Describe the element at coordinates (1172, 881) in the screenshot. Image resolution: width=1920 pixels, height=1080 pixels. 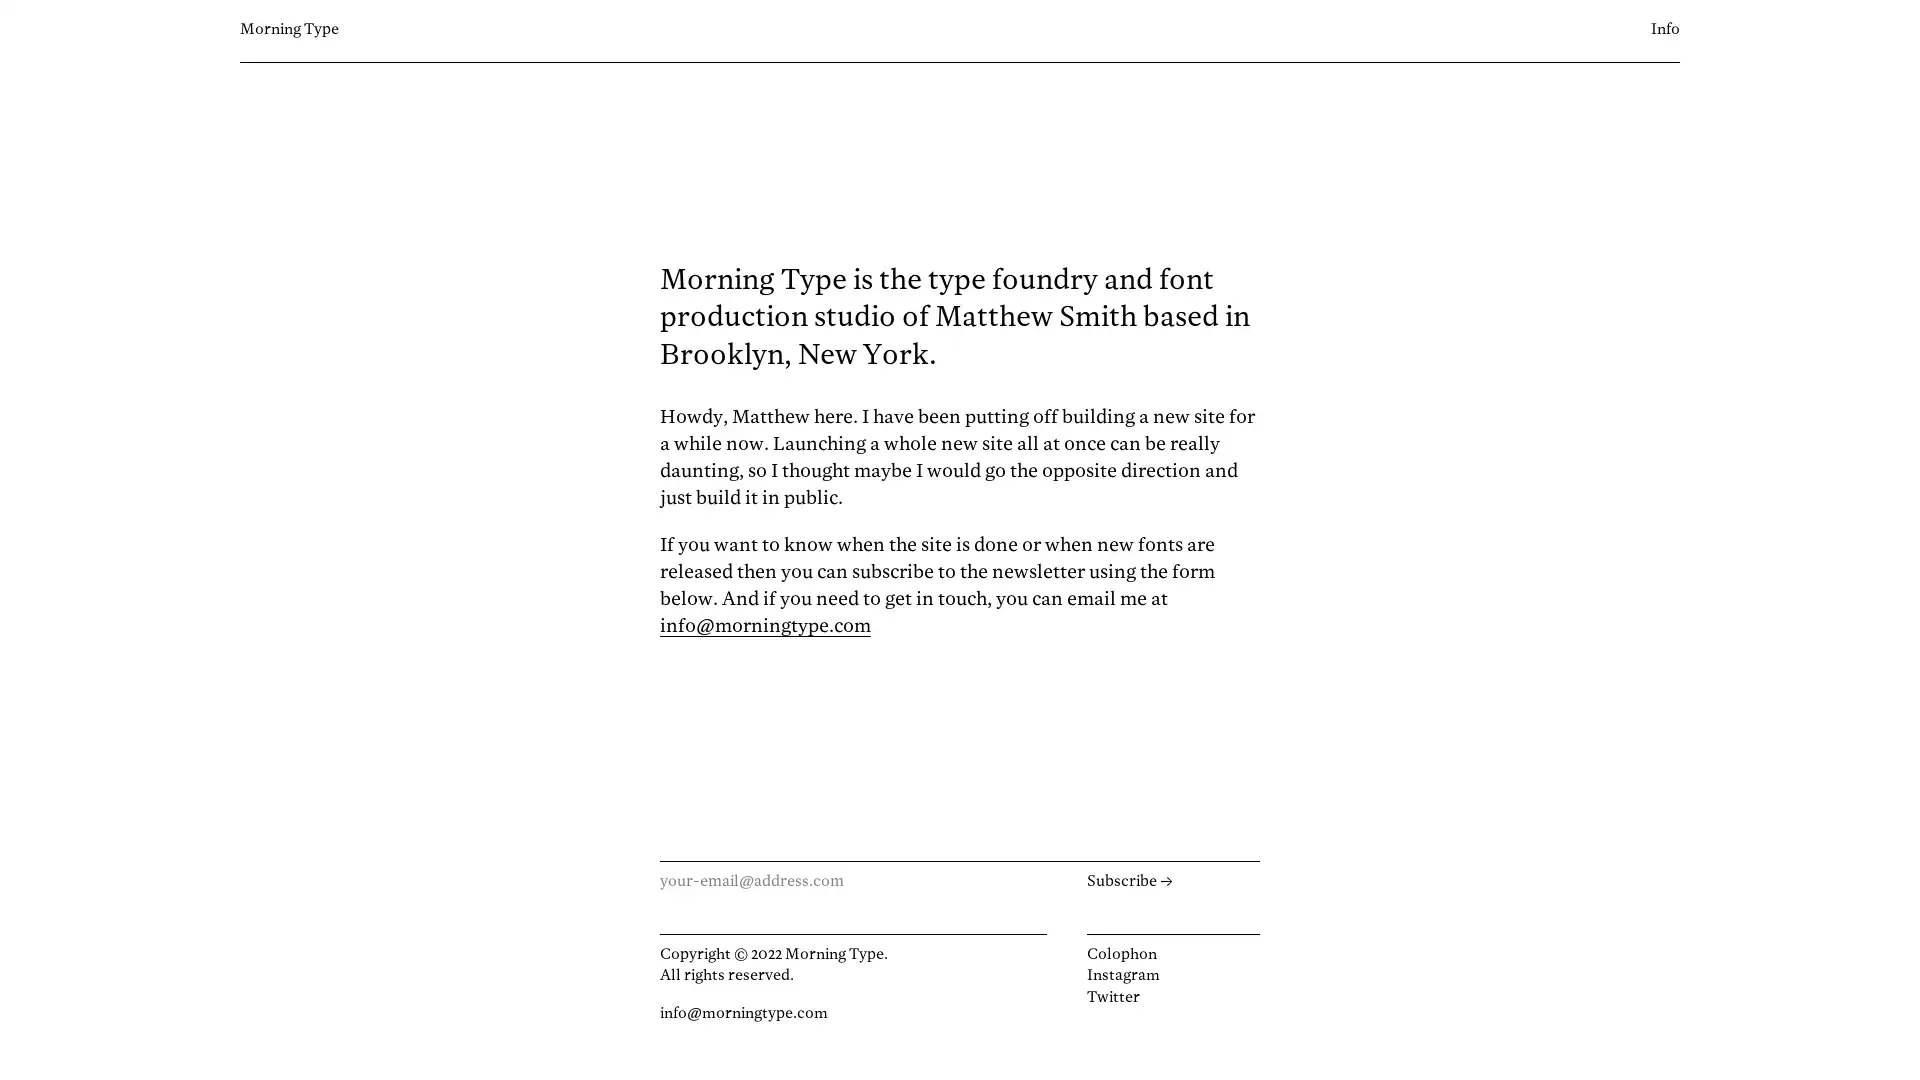
I see `Subscribe` at that location.